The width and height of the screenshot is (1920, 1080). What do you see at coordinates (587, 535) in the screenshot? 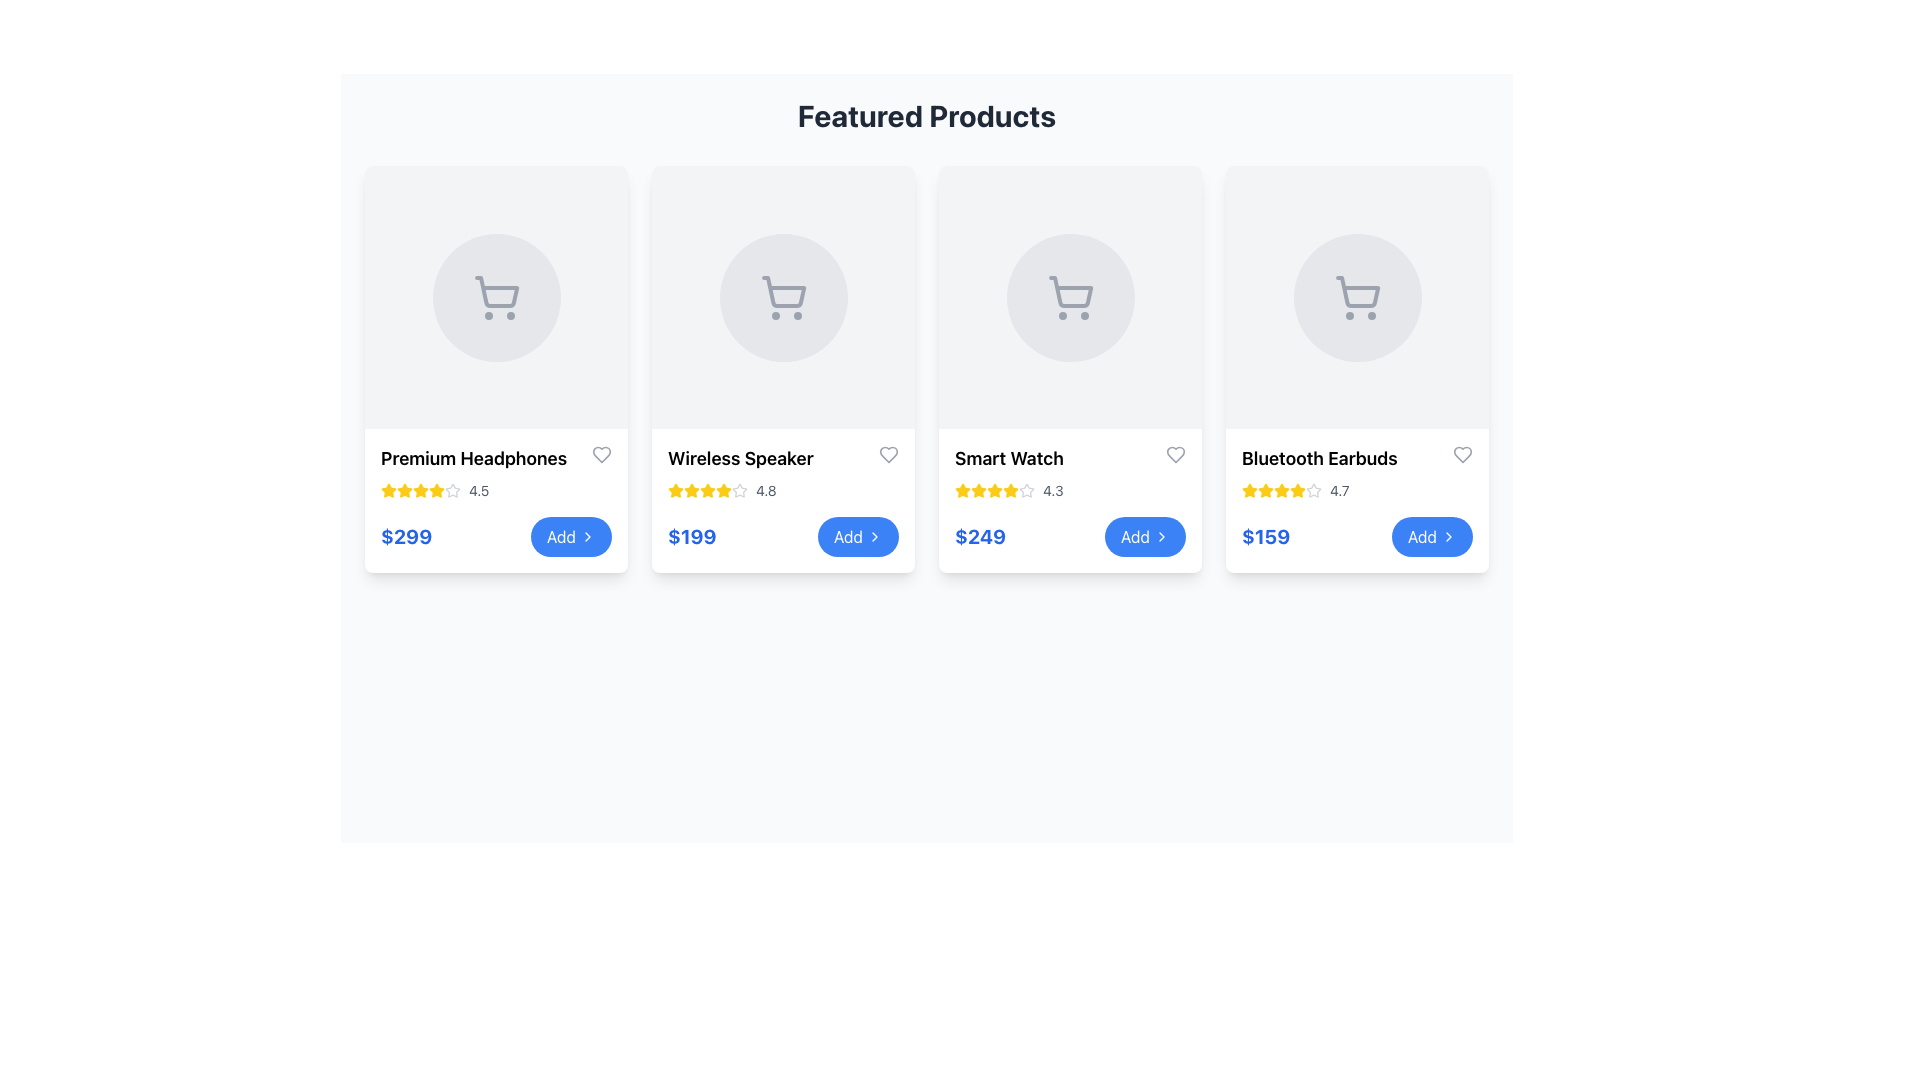
I see `the rightward-pointing chevron icon within the blue 'Add' button located near the bottom center of the product card to initiate the associated action` at bounding box center [587, 535].